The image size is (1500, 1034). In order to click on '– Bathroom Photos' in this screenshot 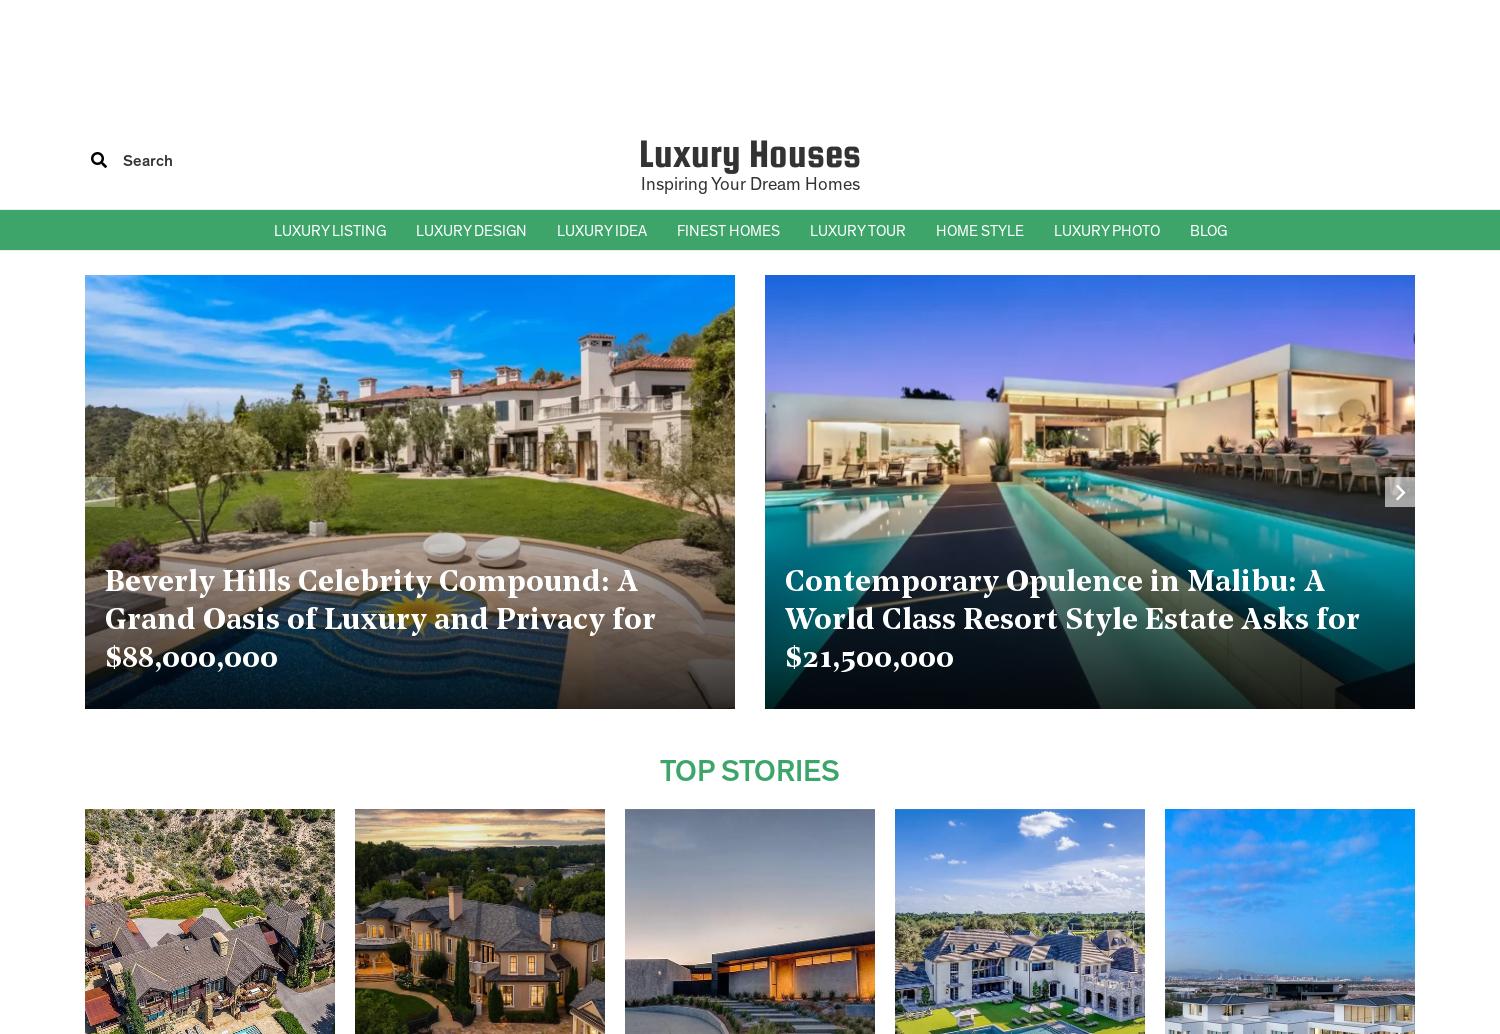, I will do `click(1109, 392)`.